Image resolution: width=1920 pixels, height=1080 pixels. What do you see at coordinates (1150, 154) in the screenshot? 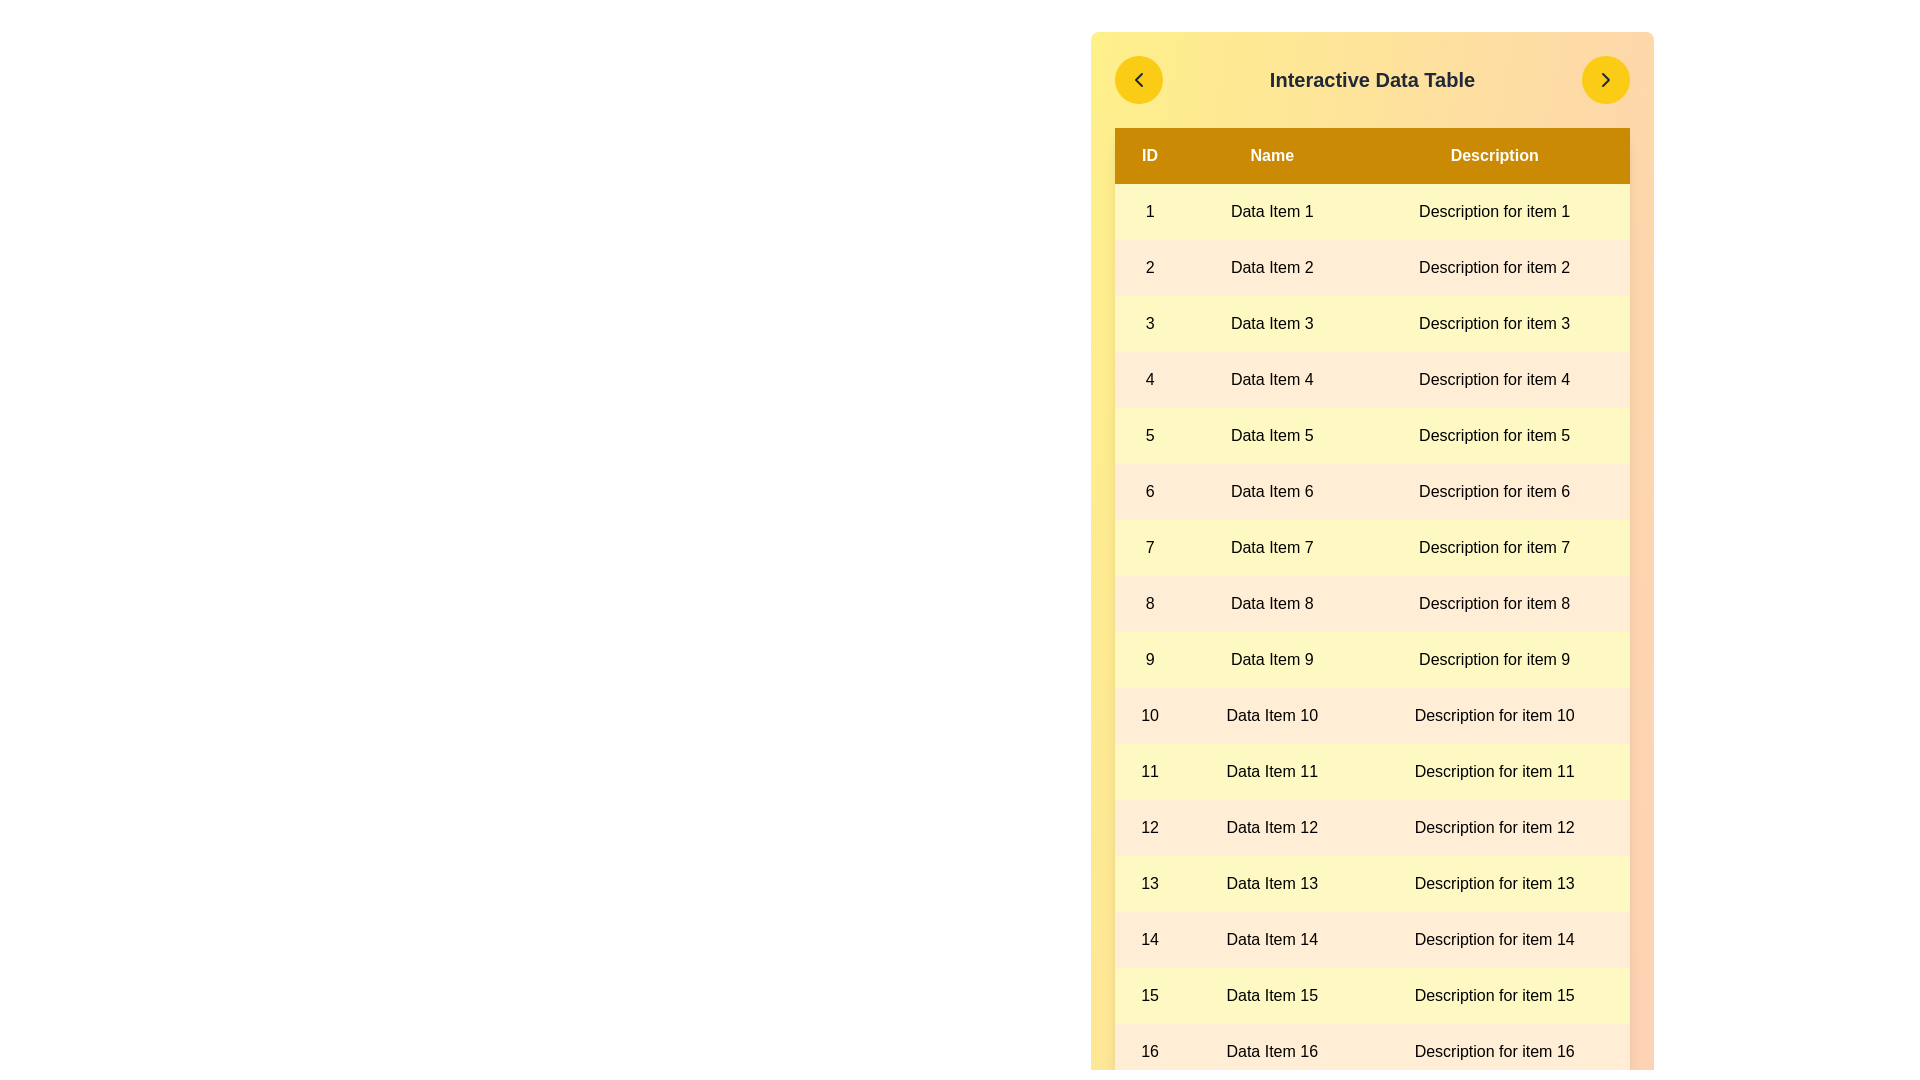
I see `the header cell labeled ID to reveal its description` at bounding box center [1150, 154].